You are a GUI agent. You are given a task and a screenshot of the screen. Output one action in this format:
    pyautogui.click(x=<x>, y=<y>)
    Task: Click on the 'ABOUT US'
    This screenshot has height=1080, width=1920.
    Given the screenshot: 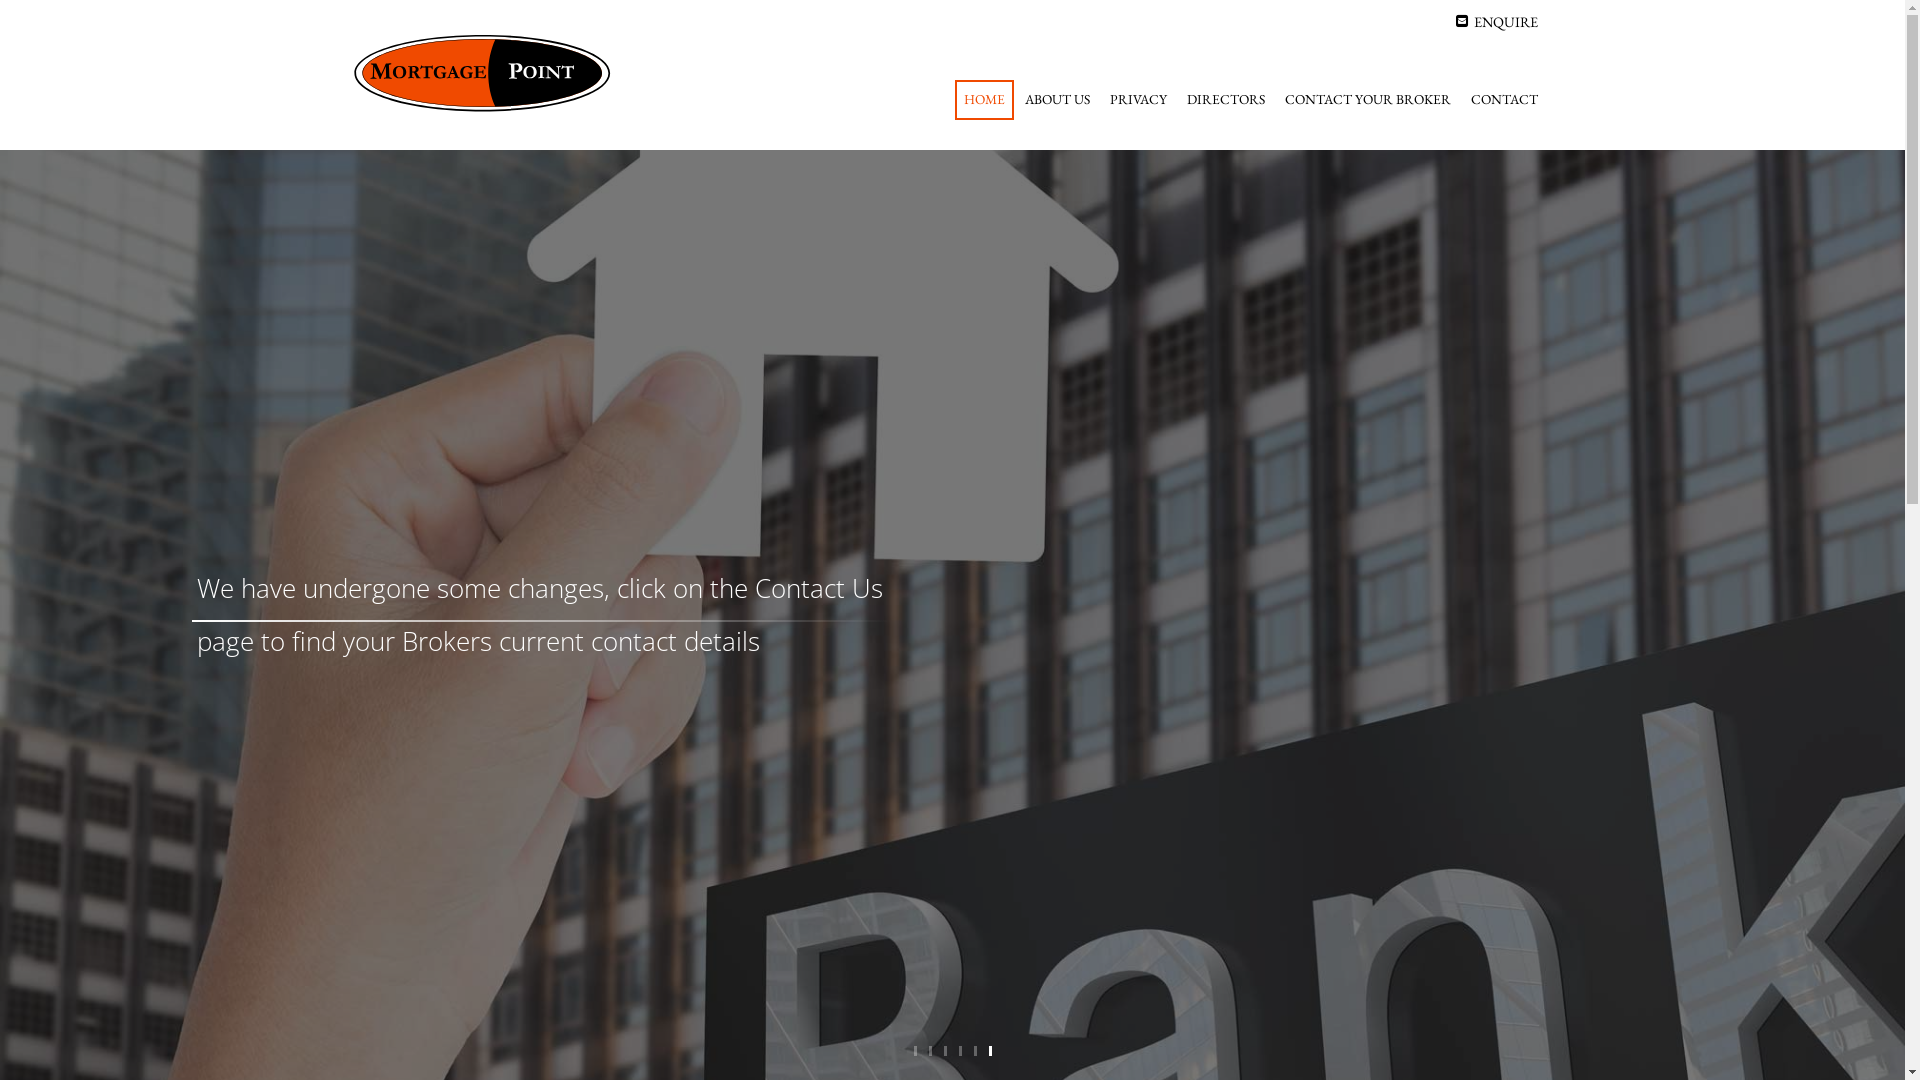 What is the action you would take?
    pyautogui.click(x=1056, y=100)
    